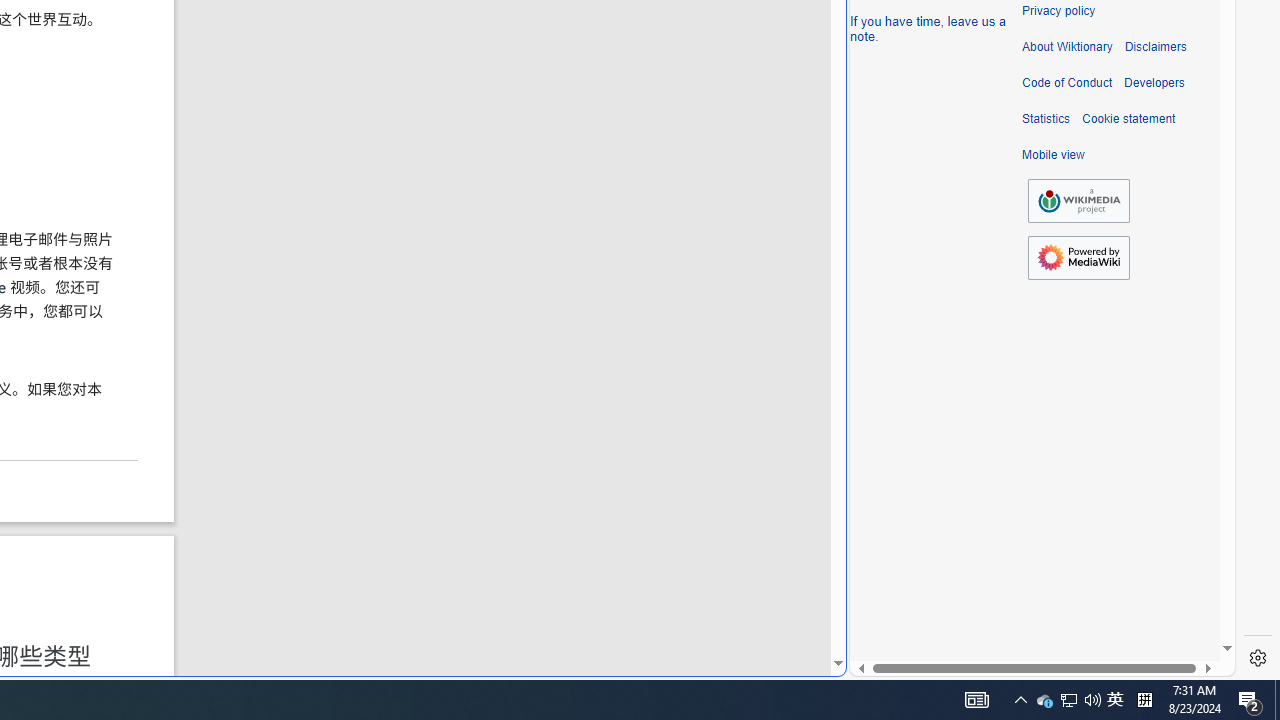 The image size is (1280, 720). I want to click on 'Developers', so click(1154, 82).